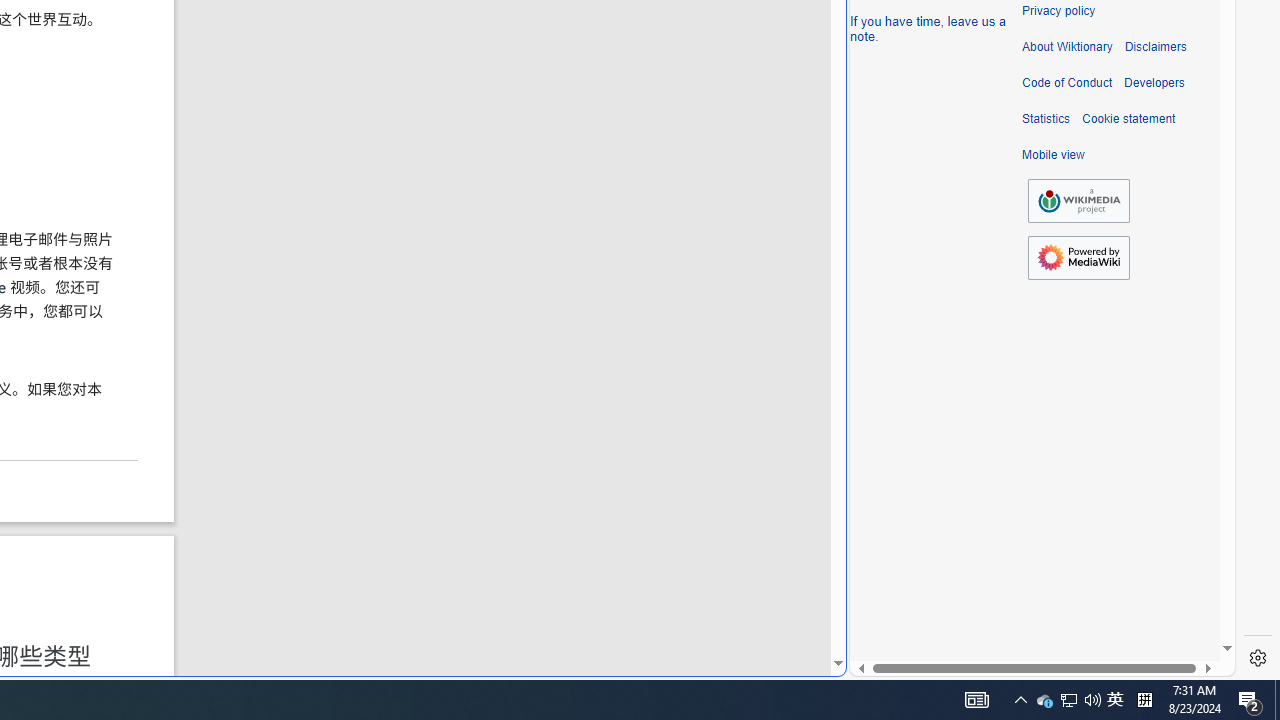 The image size is (1280, 720). I want to click on 'Developers', so click(1154, 82).